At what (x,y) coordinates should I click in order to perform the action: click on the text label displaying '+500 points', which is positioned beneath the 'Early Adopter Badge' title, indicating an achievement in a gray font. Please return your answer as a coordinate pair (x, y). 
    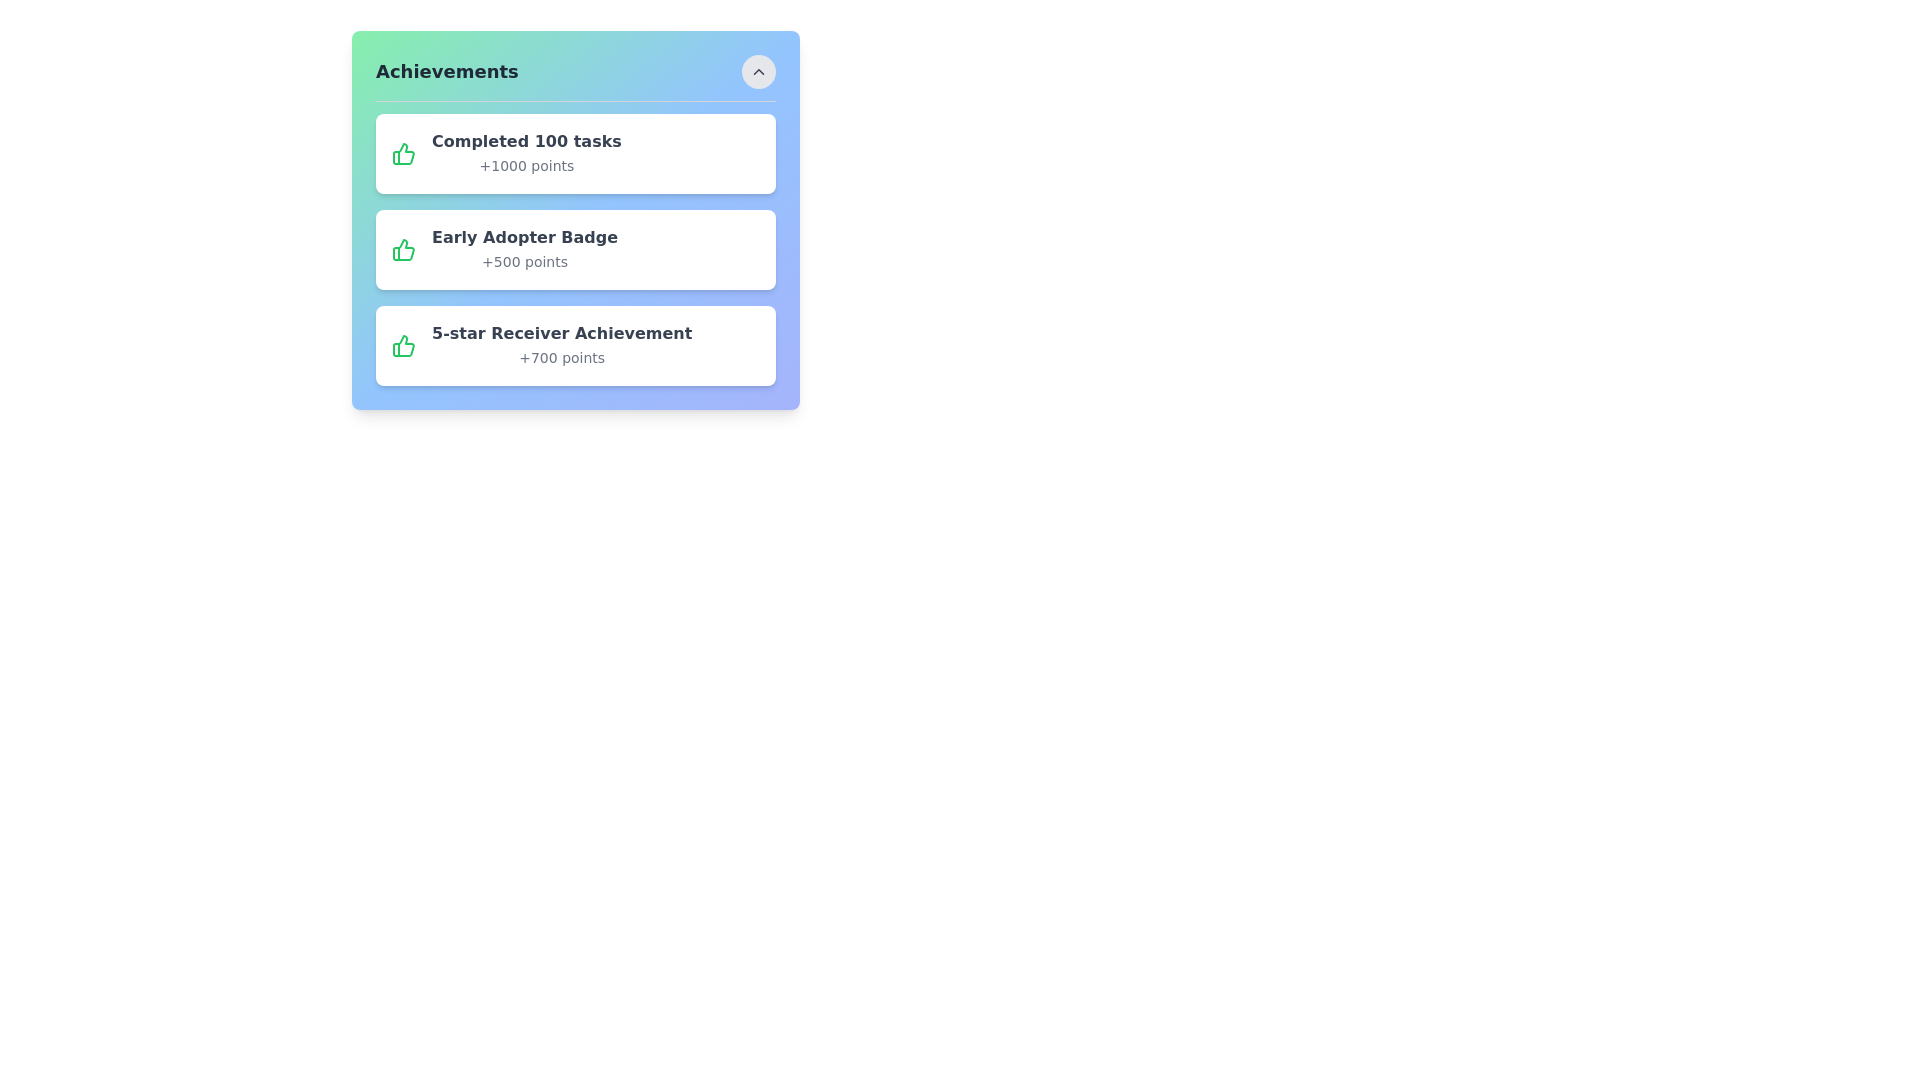
    Looking at the image, I should click on (525, 261).